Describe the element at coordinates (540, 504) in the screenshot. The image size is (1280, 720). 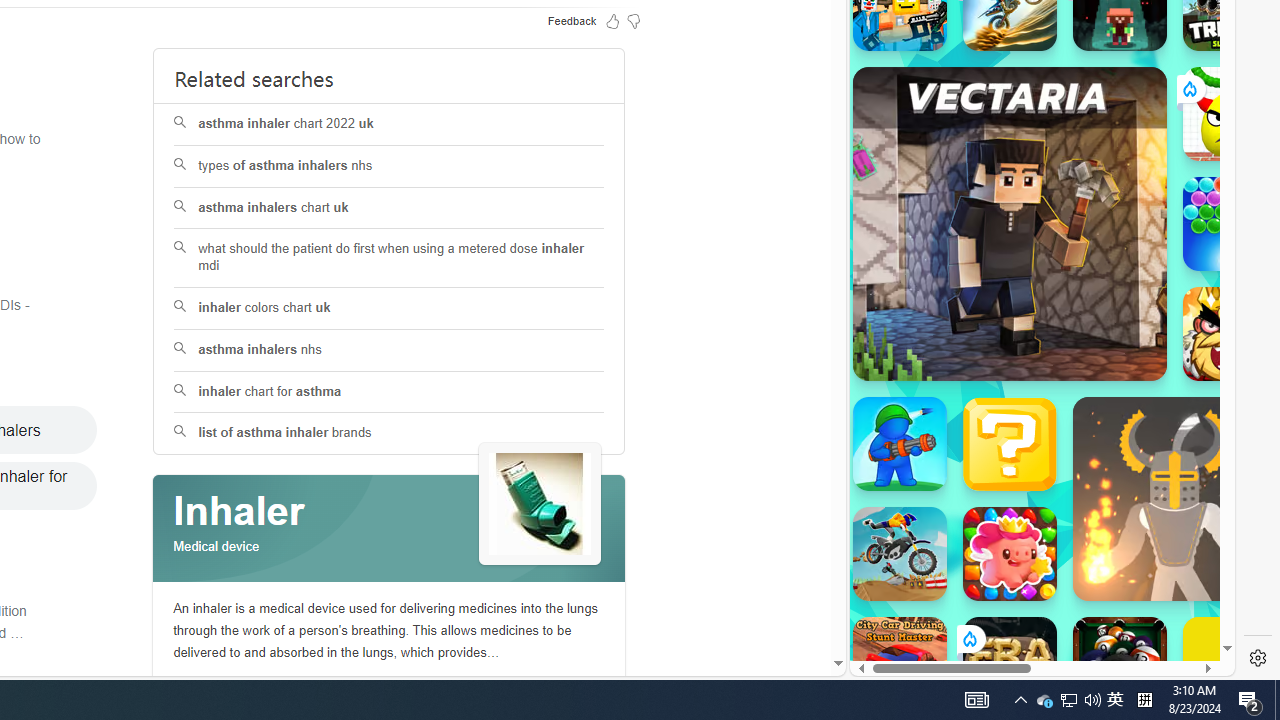
I see `'See more images of Inhaler'` at that location.